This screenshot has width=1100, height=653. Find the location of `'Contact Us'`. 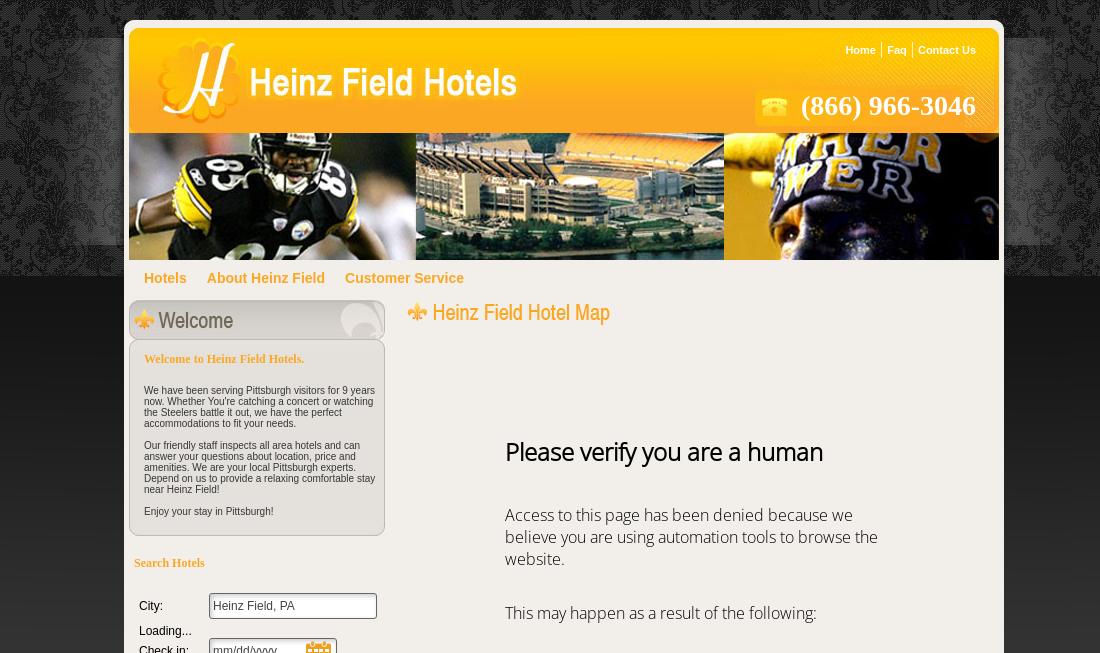

'Contact Us' is located at coordinates (946, 50).